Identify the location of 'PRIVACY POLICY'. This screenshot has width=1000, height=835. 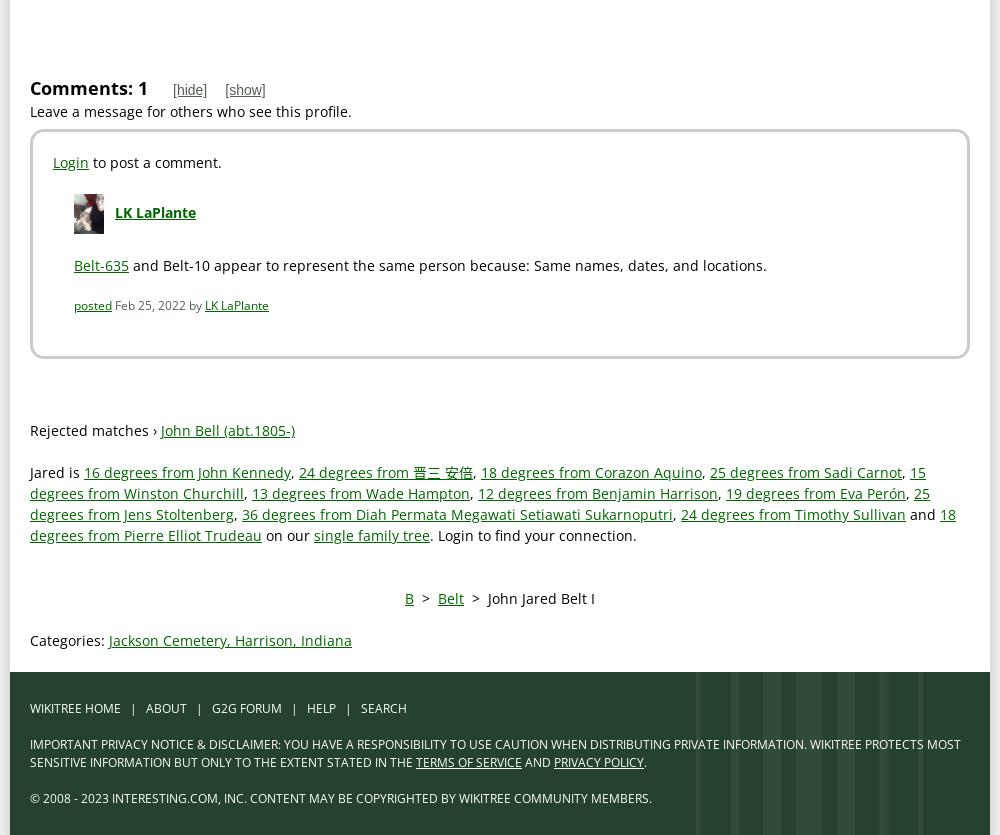
(554, 761).